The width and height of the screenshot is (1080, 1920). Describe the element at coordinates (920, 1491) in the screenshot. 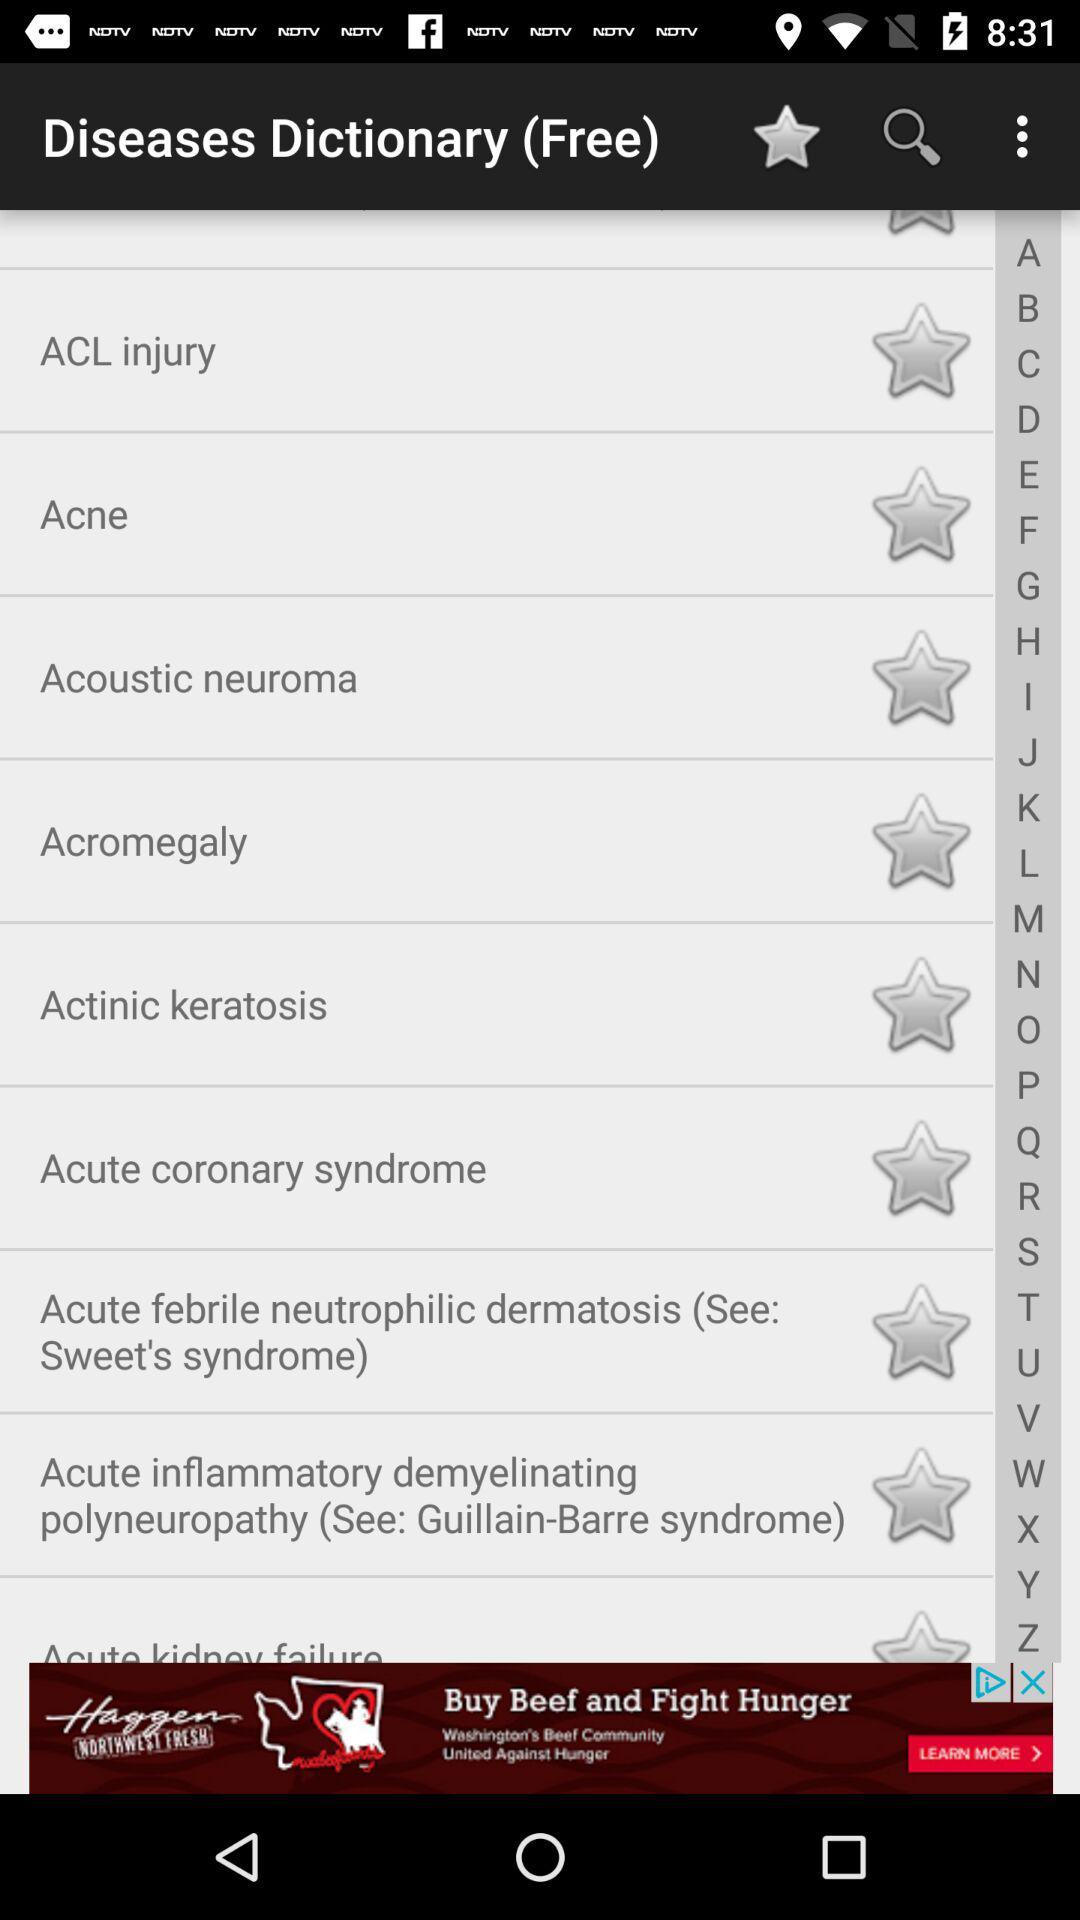

I see `highlight option` at that location.